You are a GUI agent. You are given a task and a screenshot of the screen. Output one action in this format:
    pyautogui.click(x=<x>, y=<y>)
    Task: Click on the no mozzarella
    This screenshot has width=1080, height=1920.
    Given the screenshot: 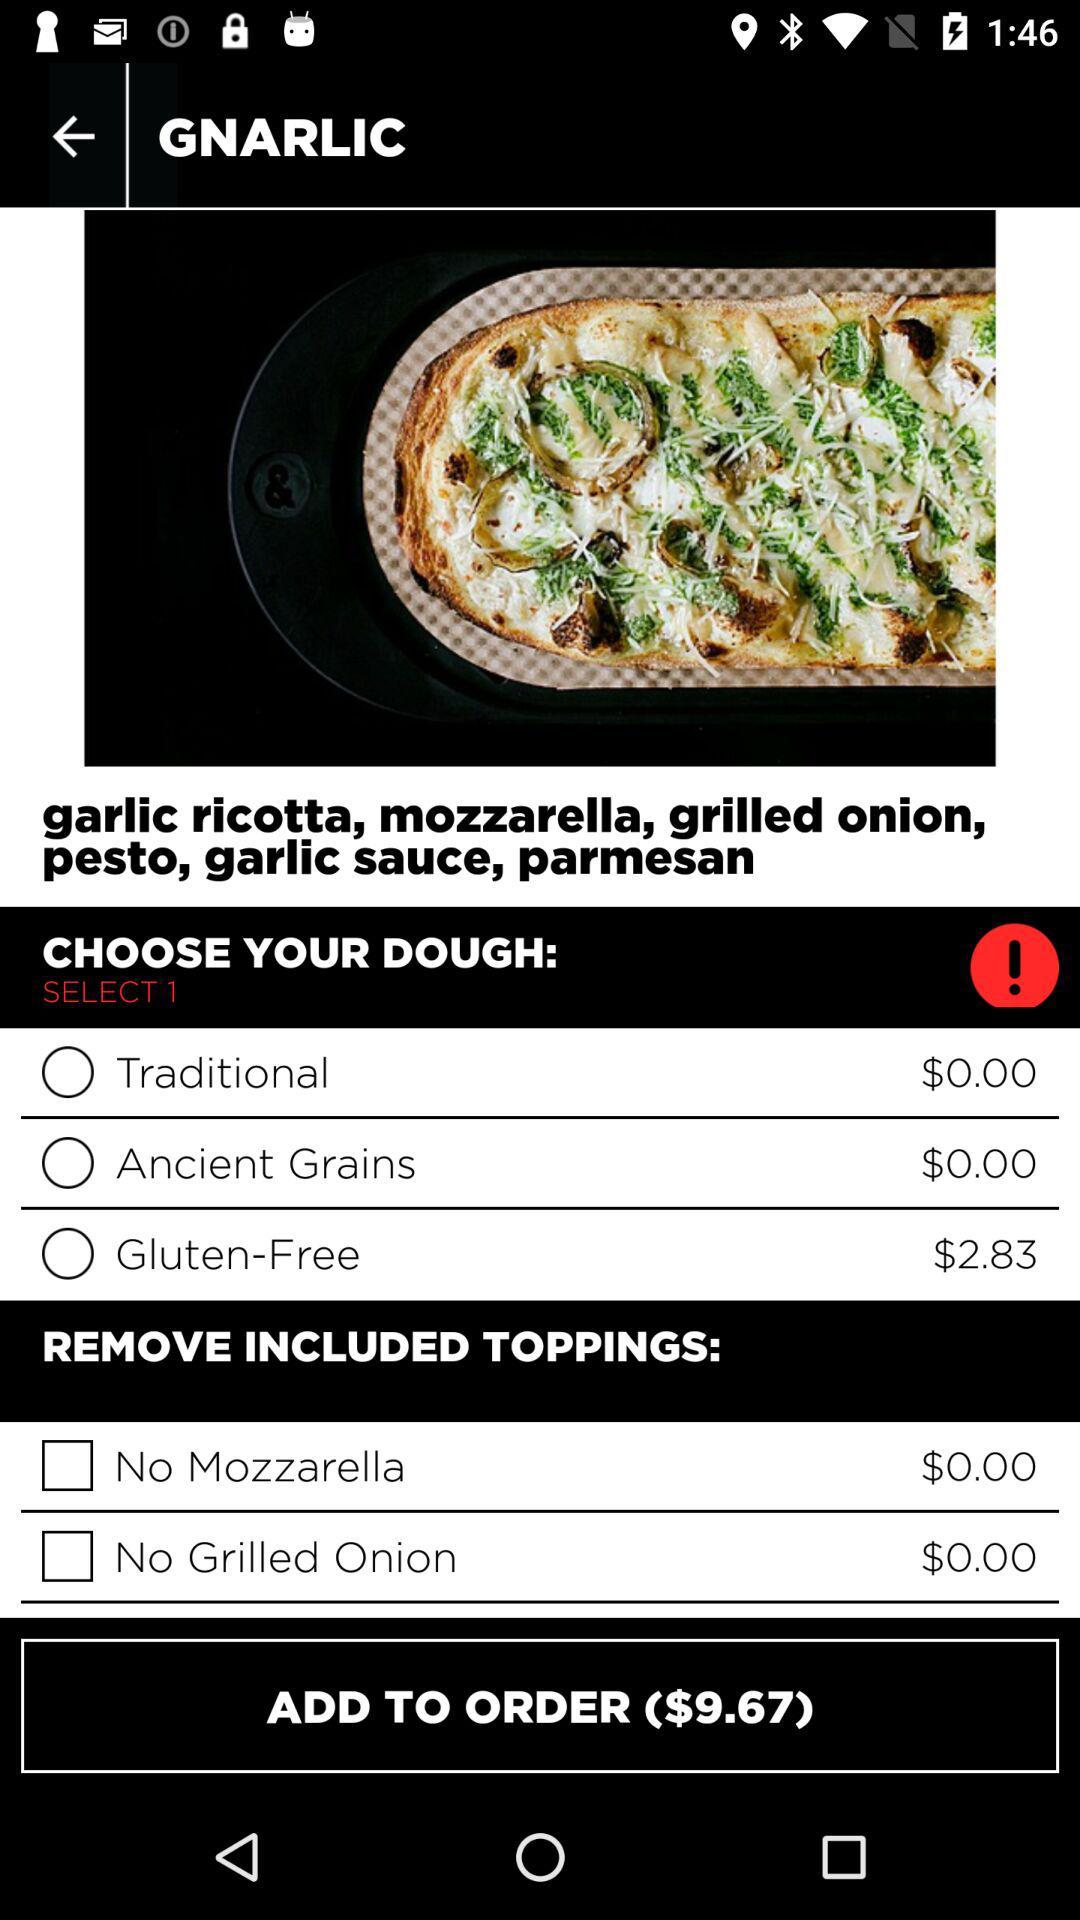 What is the action you would take?
    pyautogui.click(x=66, y=1465)
    